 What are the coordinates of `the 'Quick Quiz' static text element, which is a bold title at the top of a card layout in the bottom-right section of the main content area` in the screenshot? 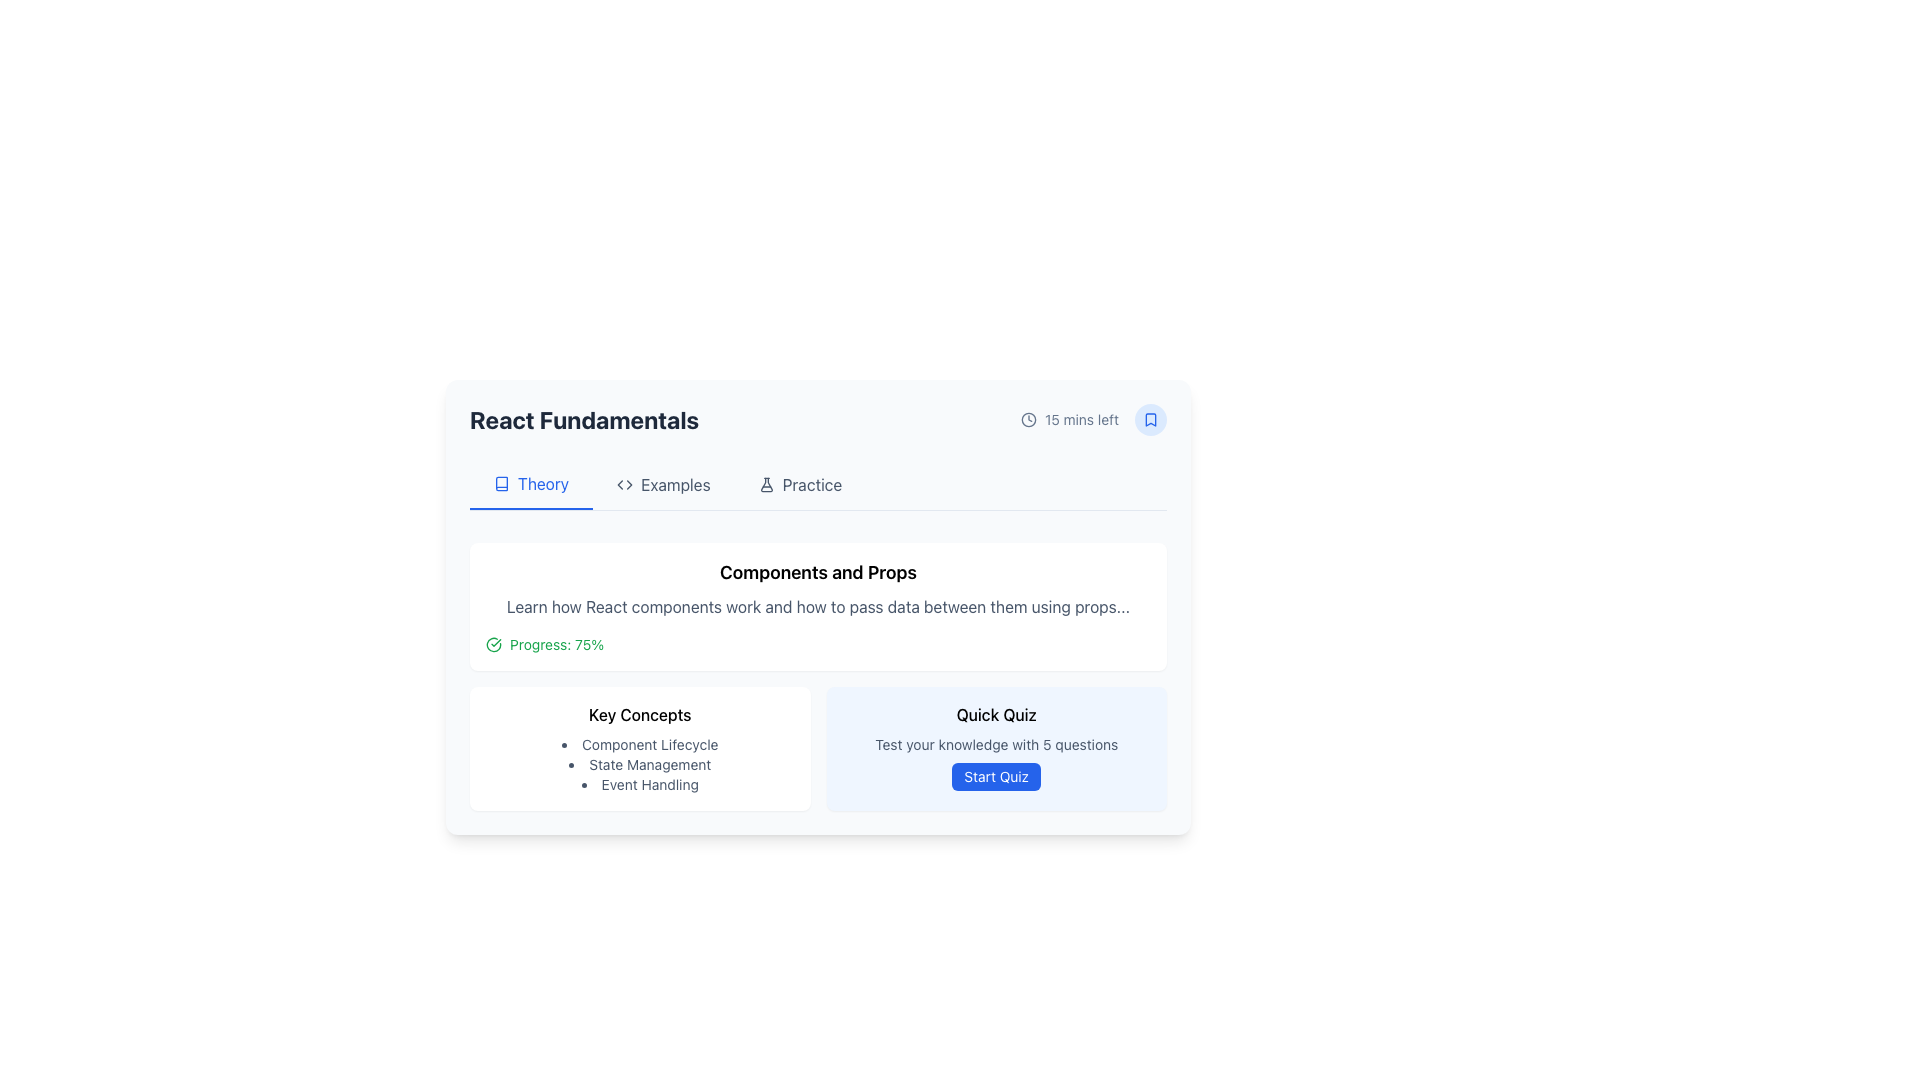 It's located at (996, 713).